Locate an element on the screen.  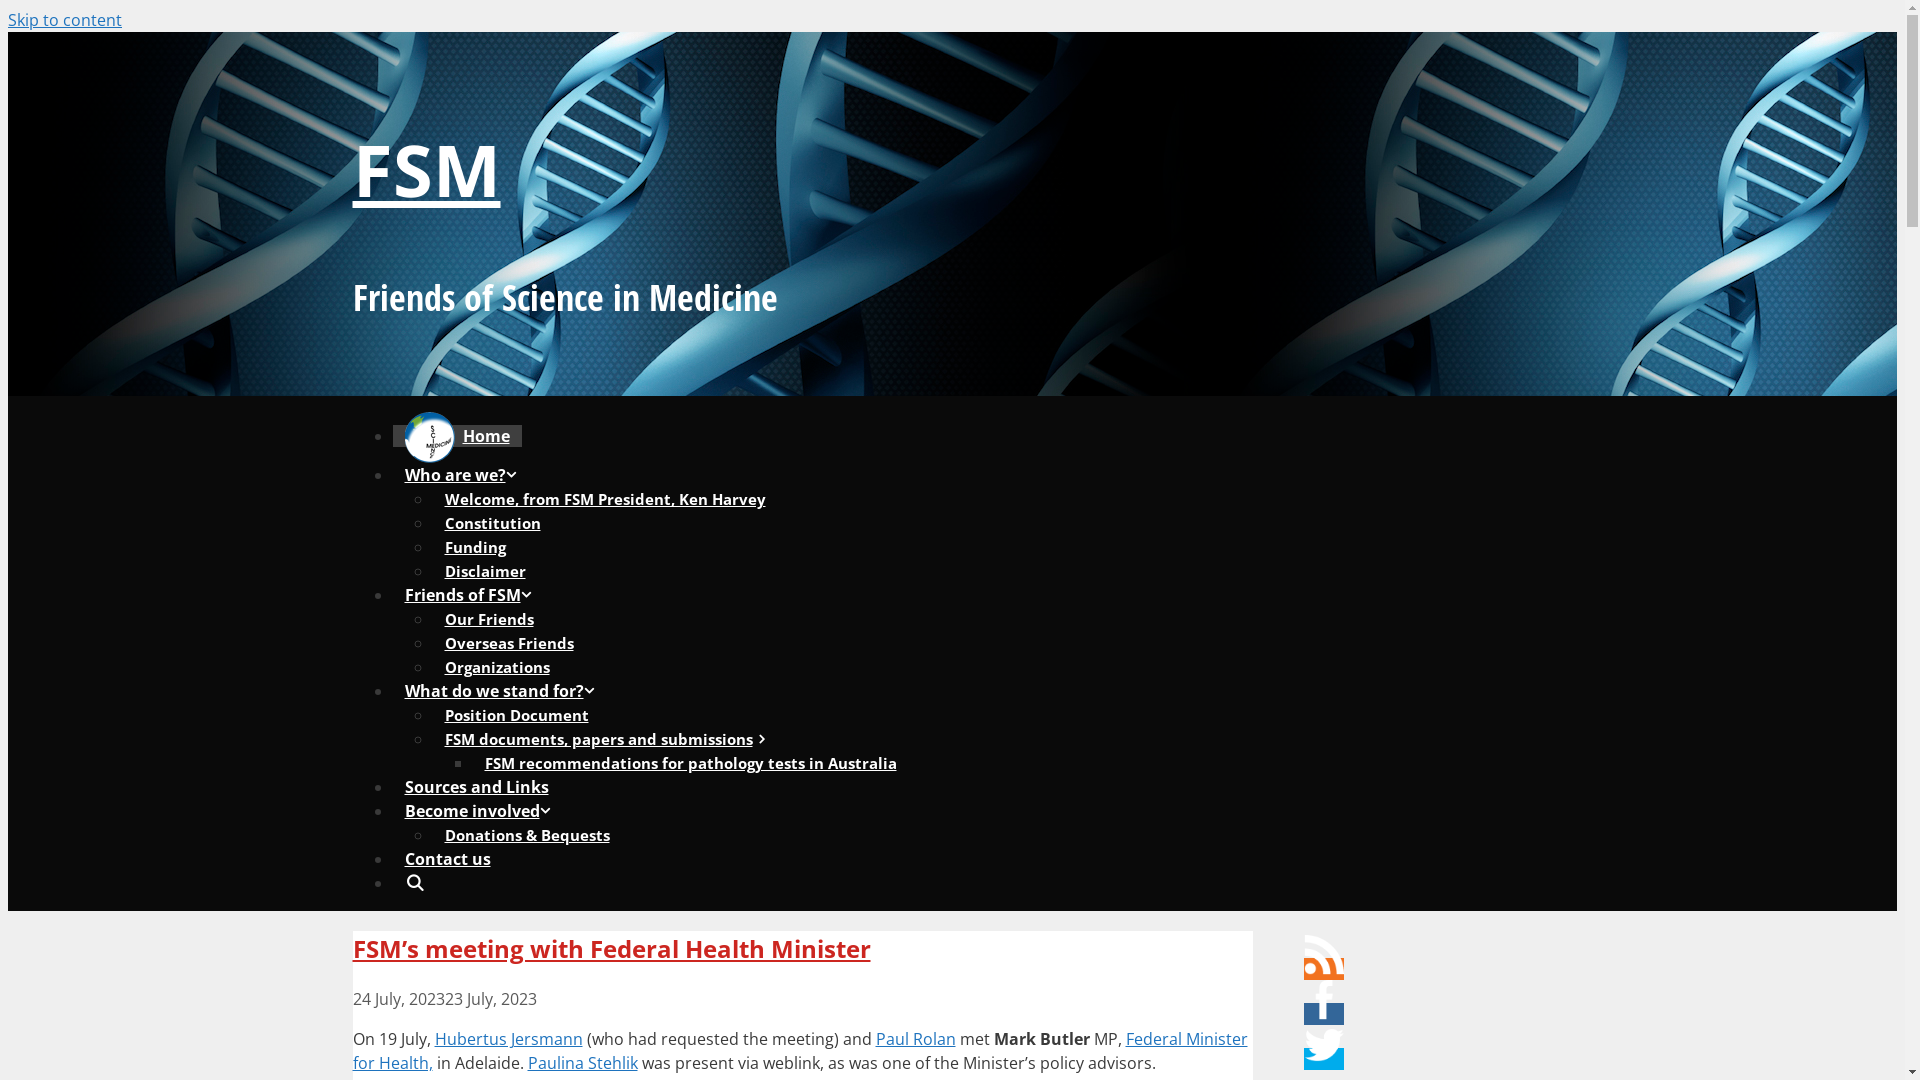
'What do we stand for?' is located at coordinates (505, 689).